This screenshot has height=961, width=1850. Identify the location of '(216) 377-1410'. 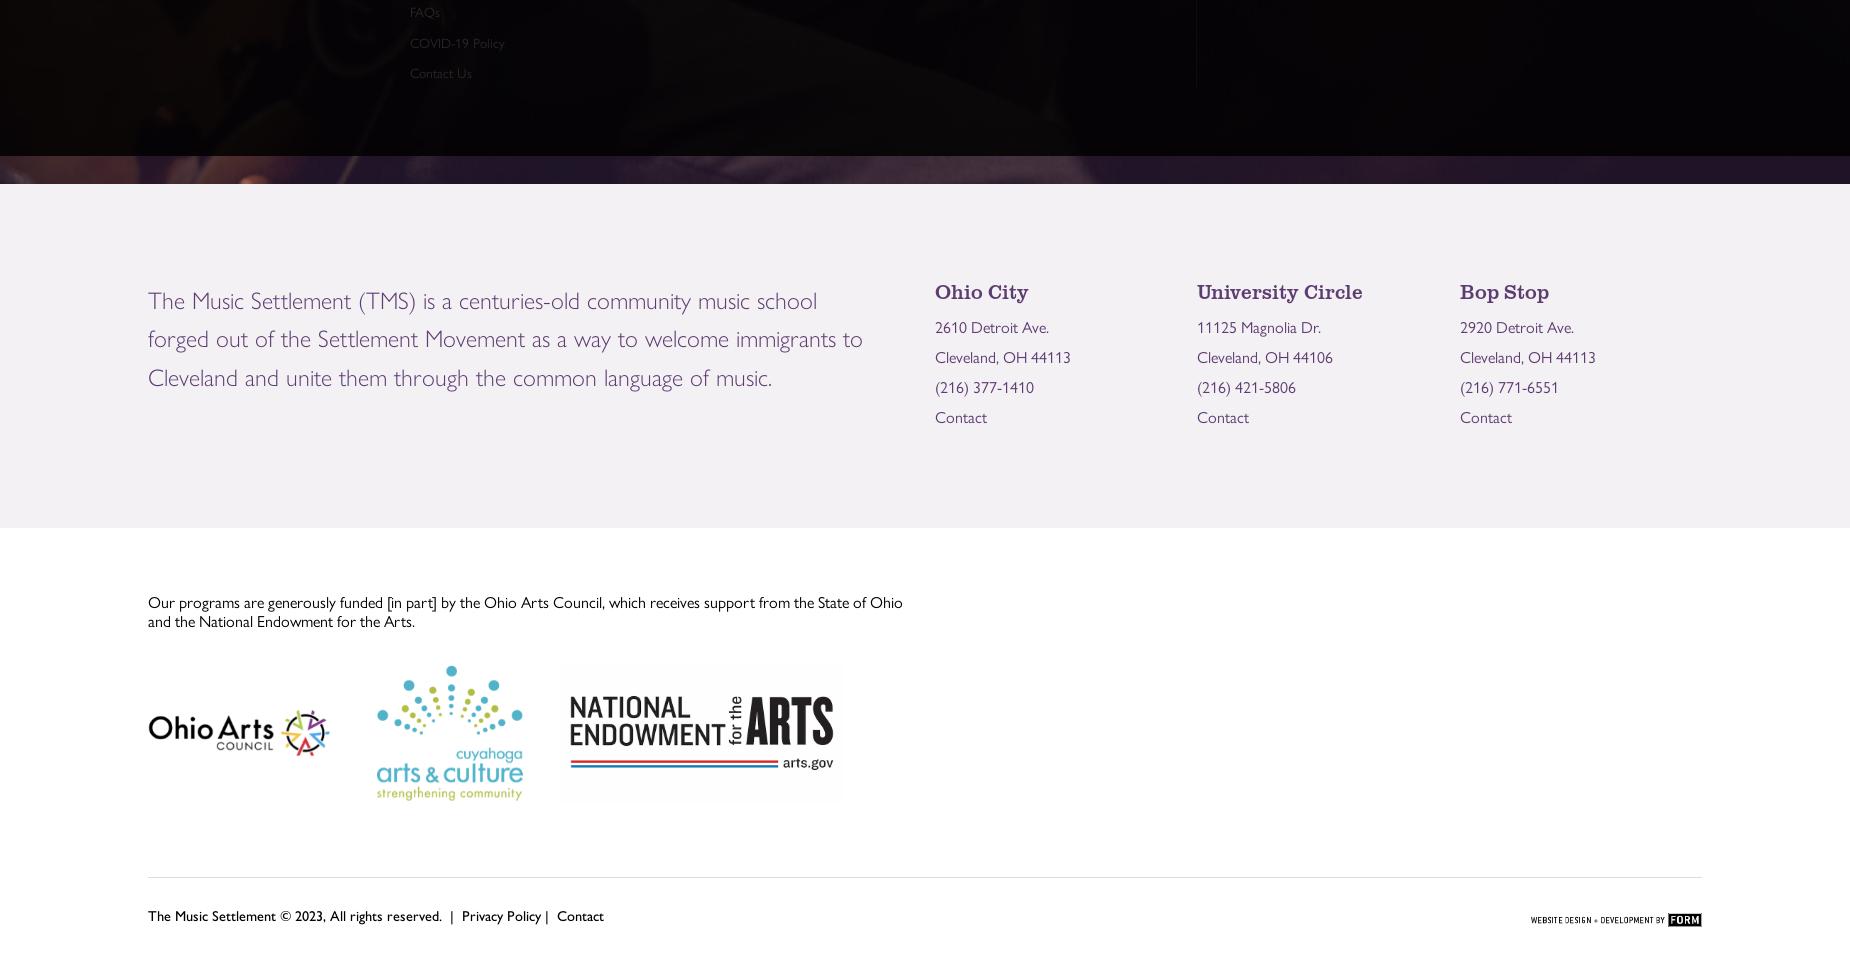
(983, 385).